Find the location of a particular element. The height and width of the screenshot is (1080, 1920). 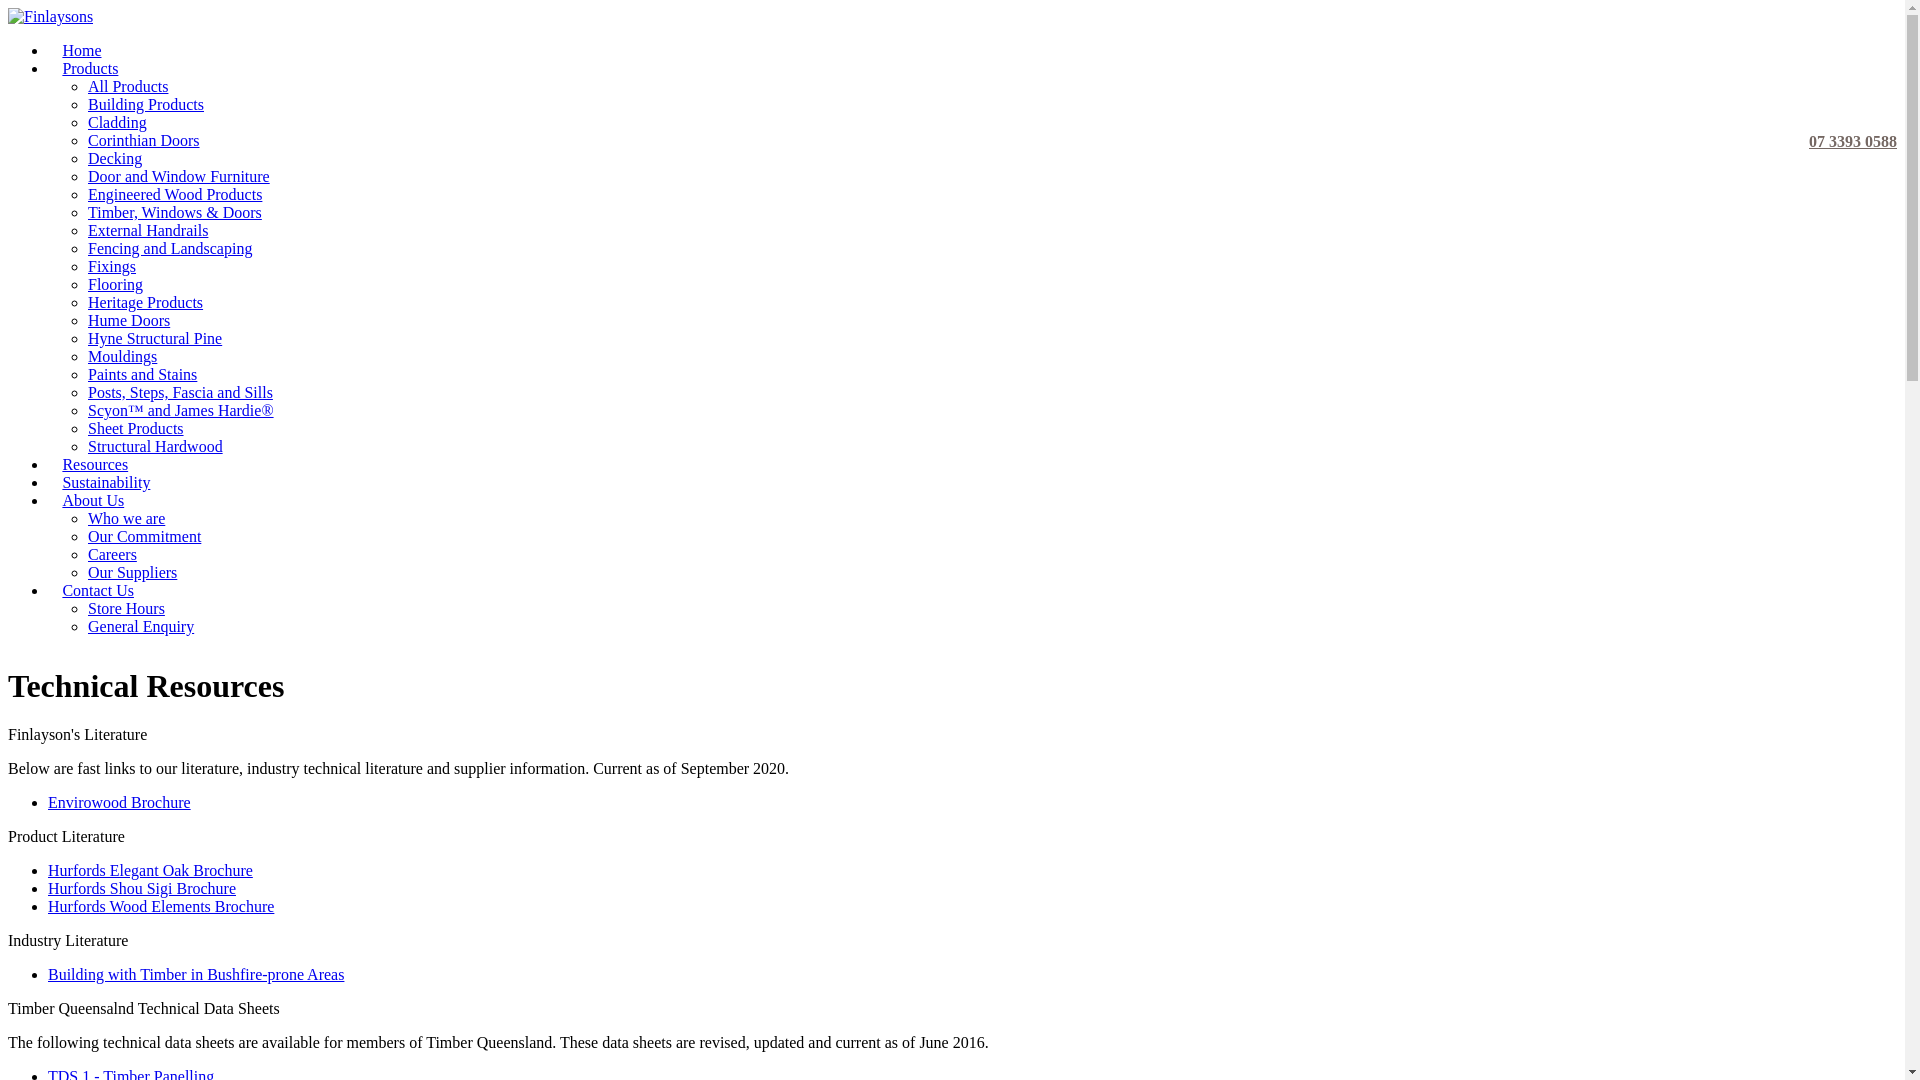

'Envirowood Brochure' is located at coordinates (48, 801).